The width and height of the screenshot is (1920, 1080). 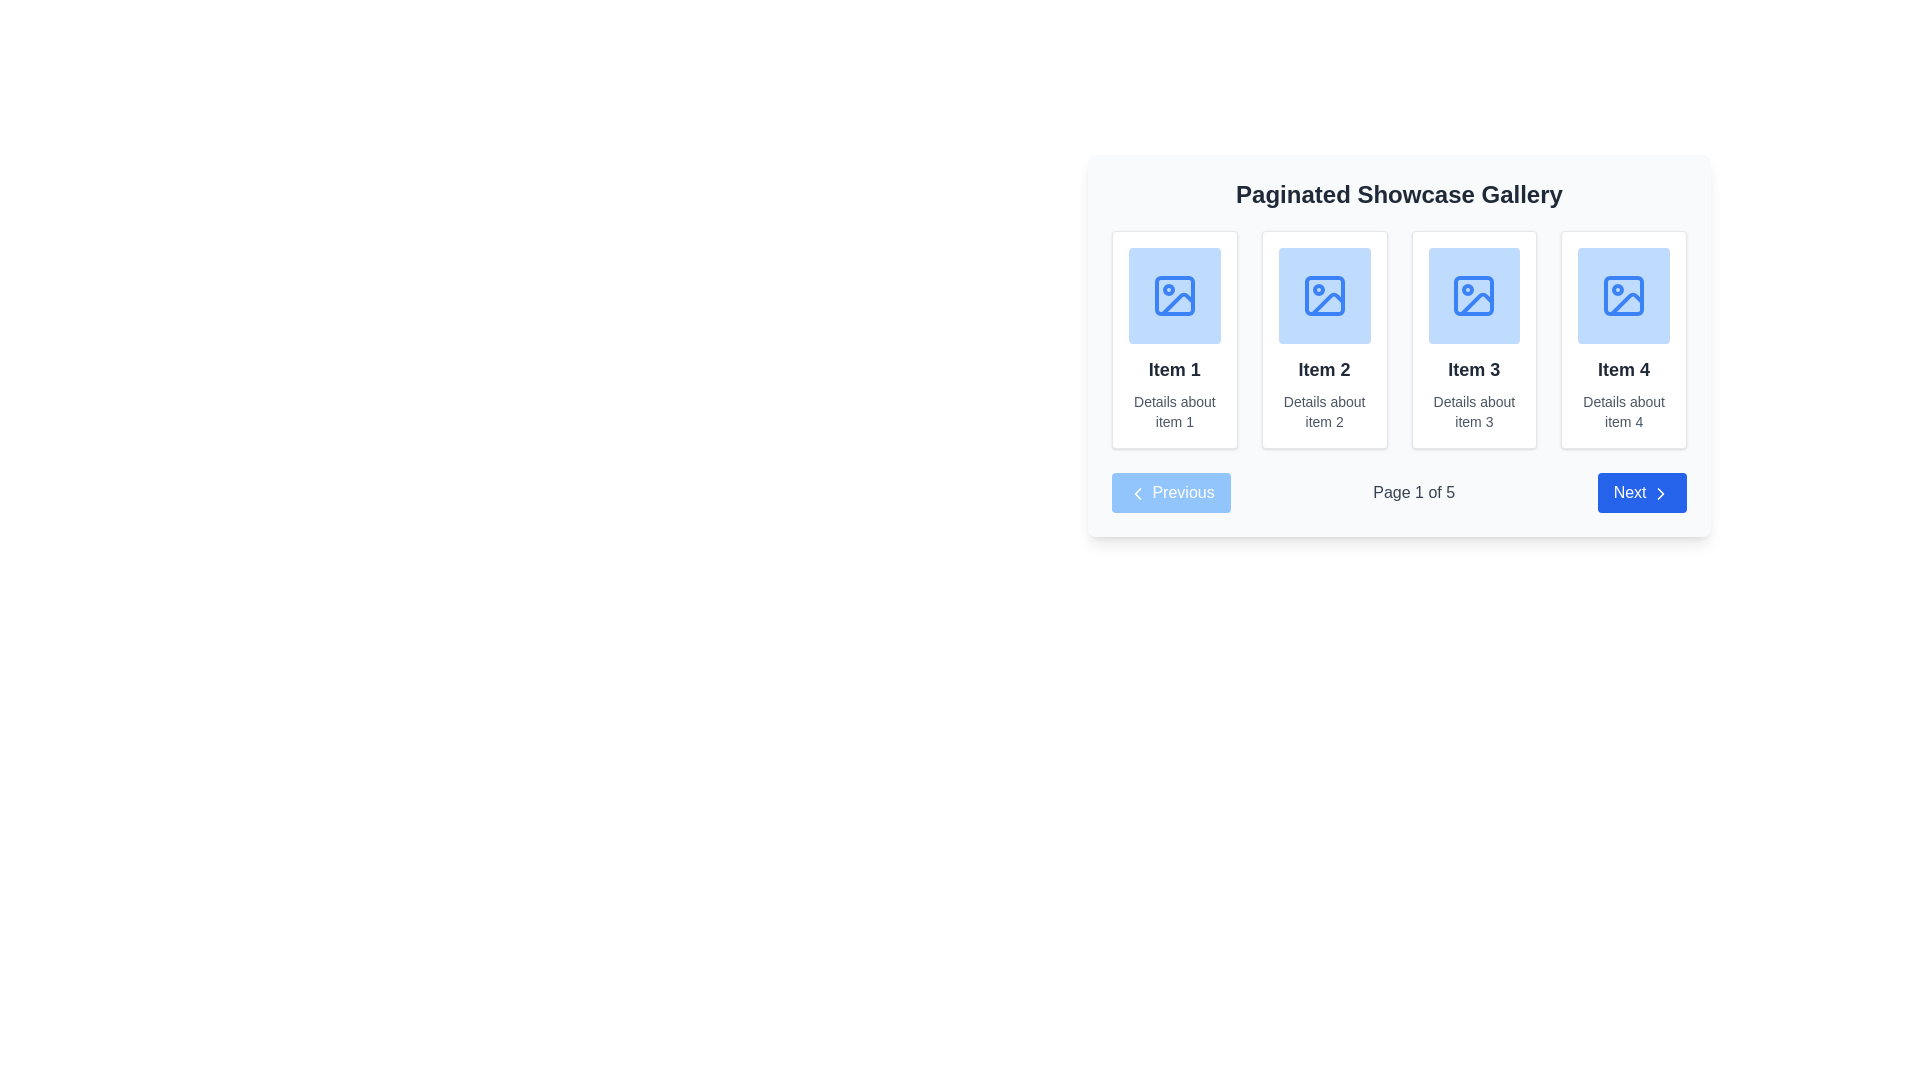 I want to click on the descriptive text element located below the title and image components of 'Item 3', so click(x=1474, y=411).